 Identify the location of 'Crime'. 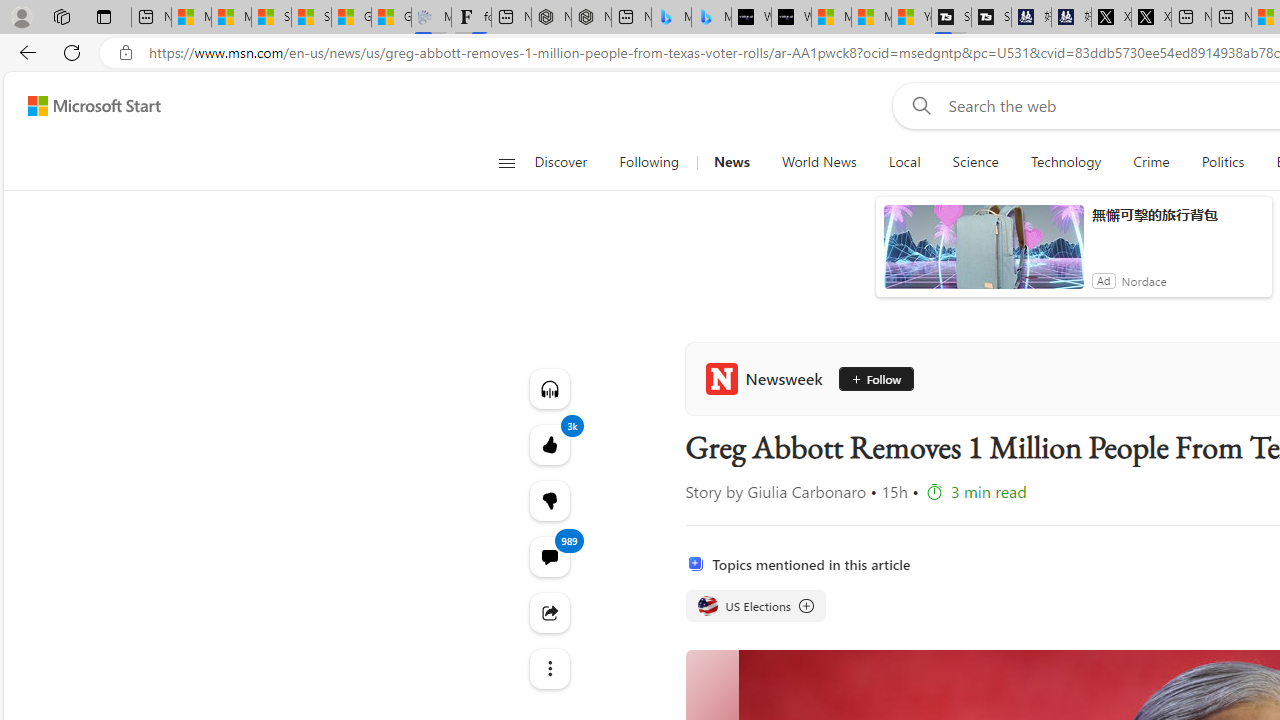
(1151, 162).